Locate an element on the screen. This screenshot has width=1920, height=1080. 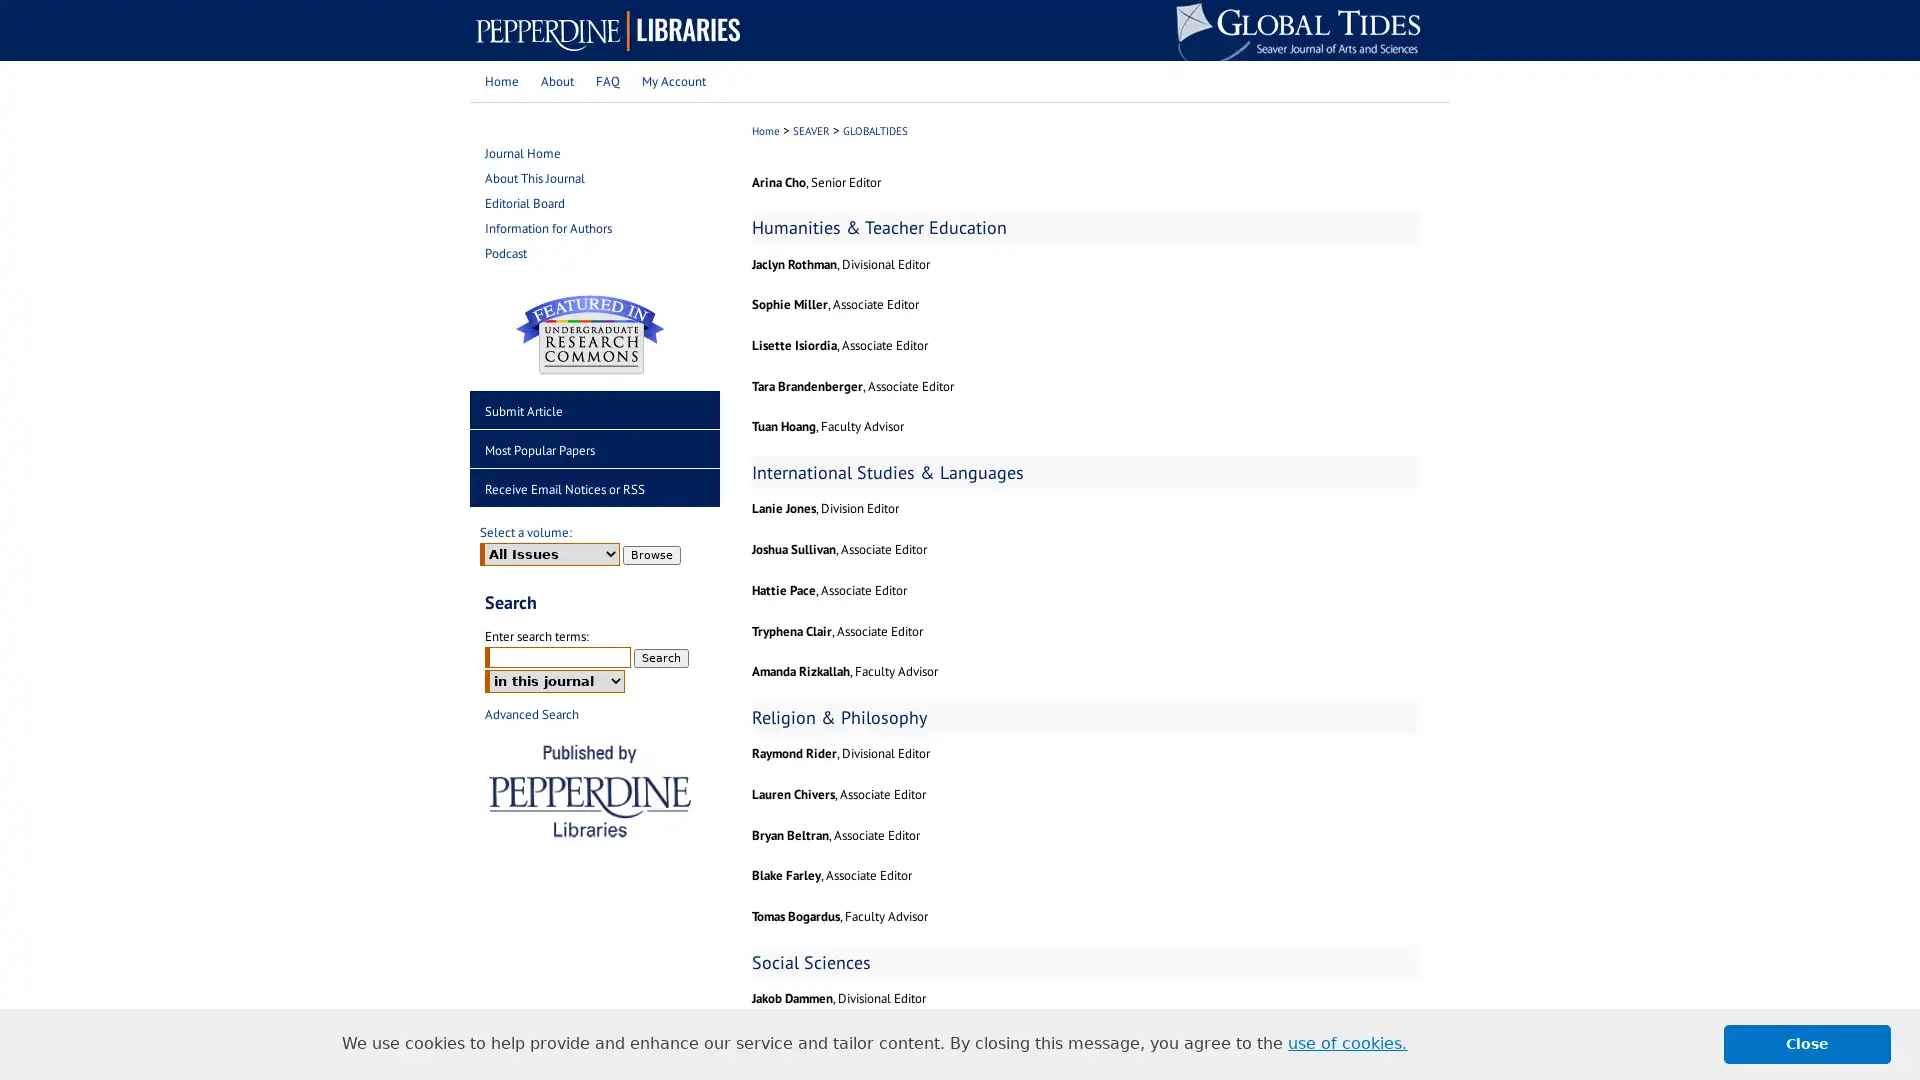
learn more about cookies is located at coordinates (1347, 1043).